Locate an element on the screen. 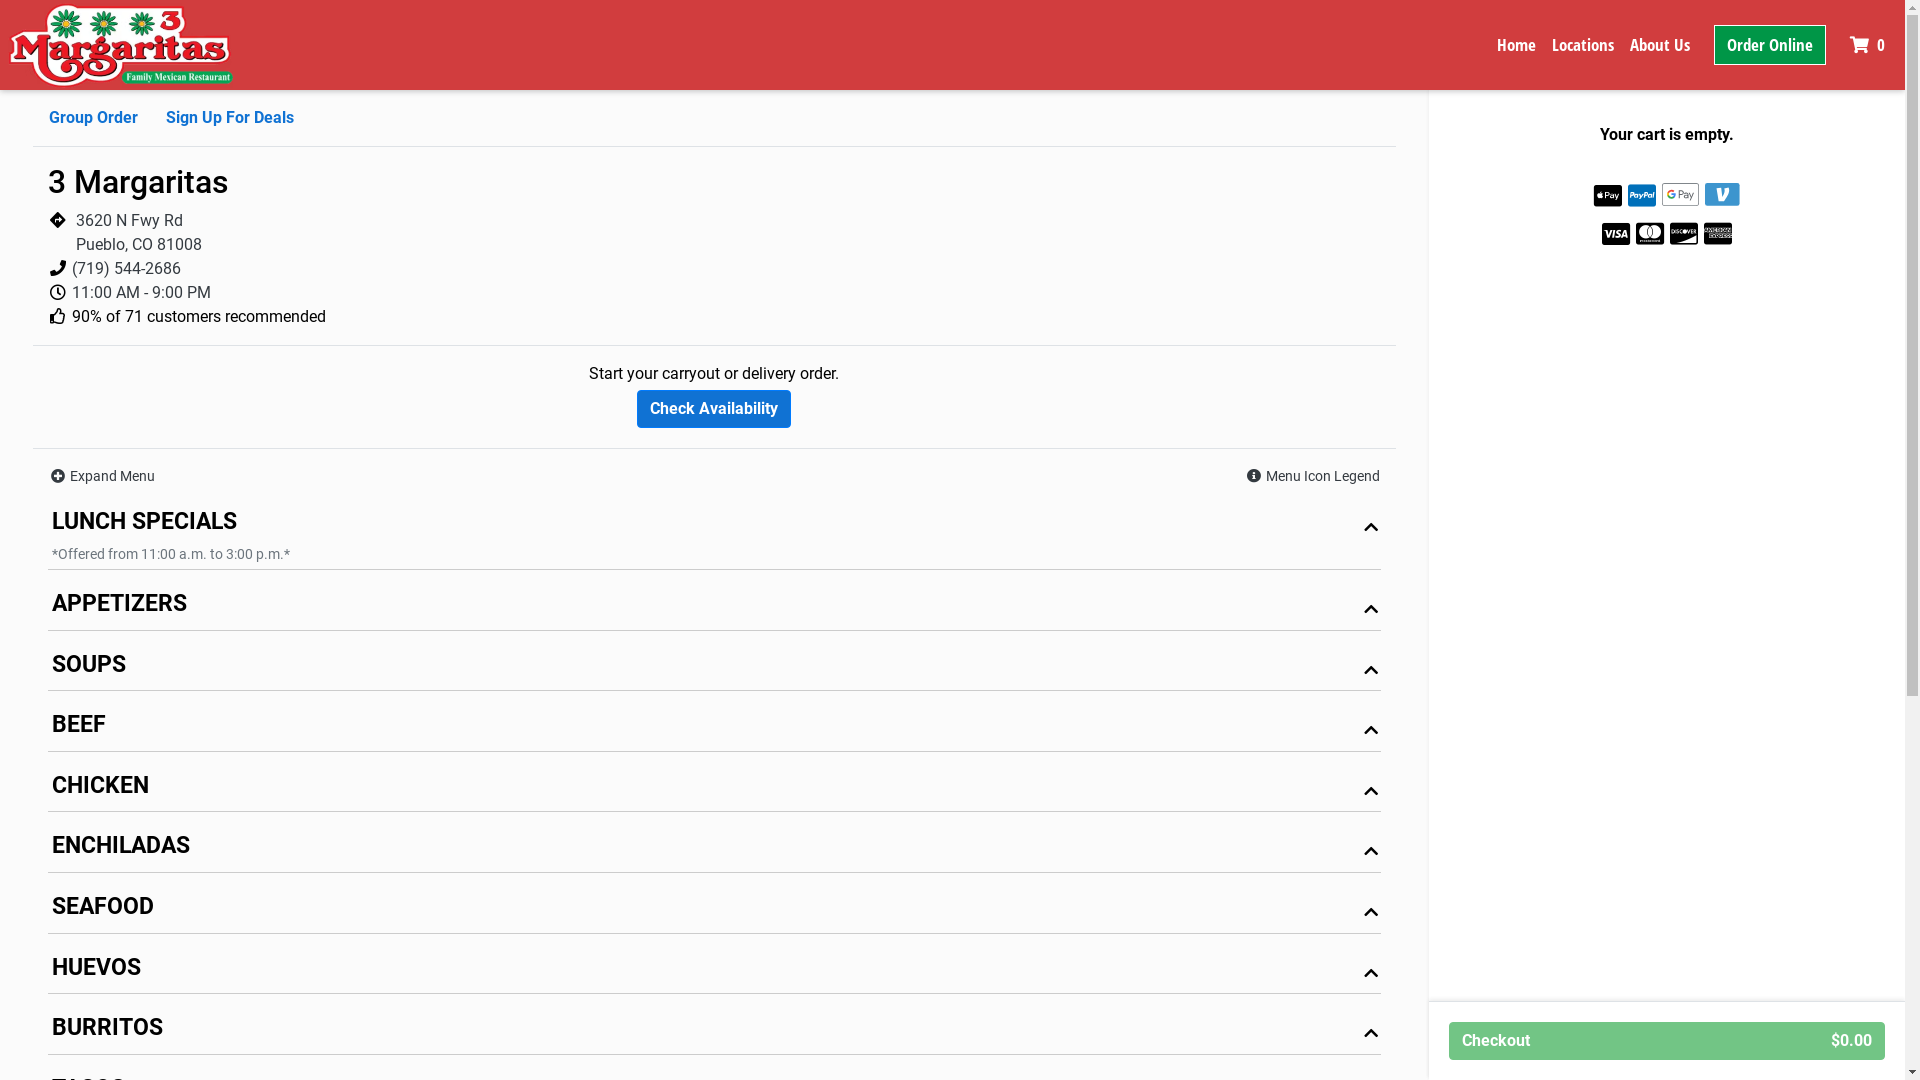 The width and height of the screenshot is (1920, 1080). 'CHICKEN' is located at coordinates (714, 789).